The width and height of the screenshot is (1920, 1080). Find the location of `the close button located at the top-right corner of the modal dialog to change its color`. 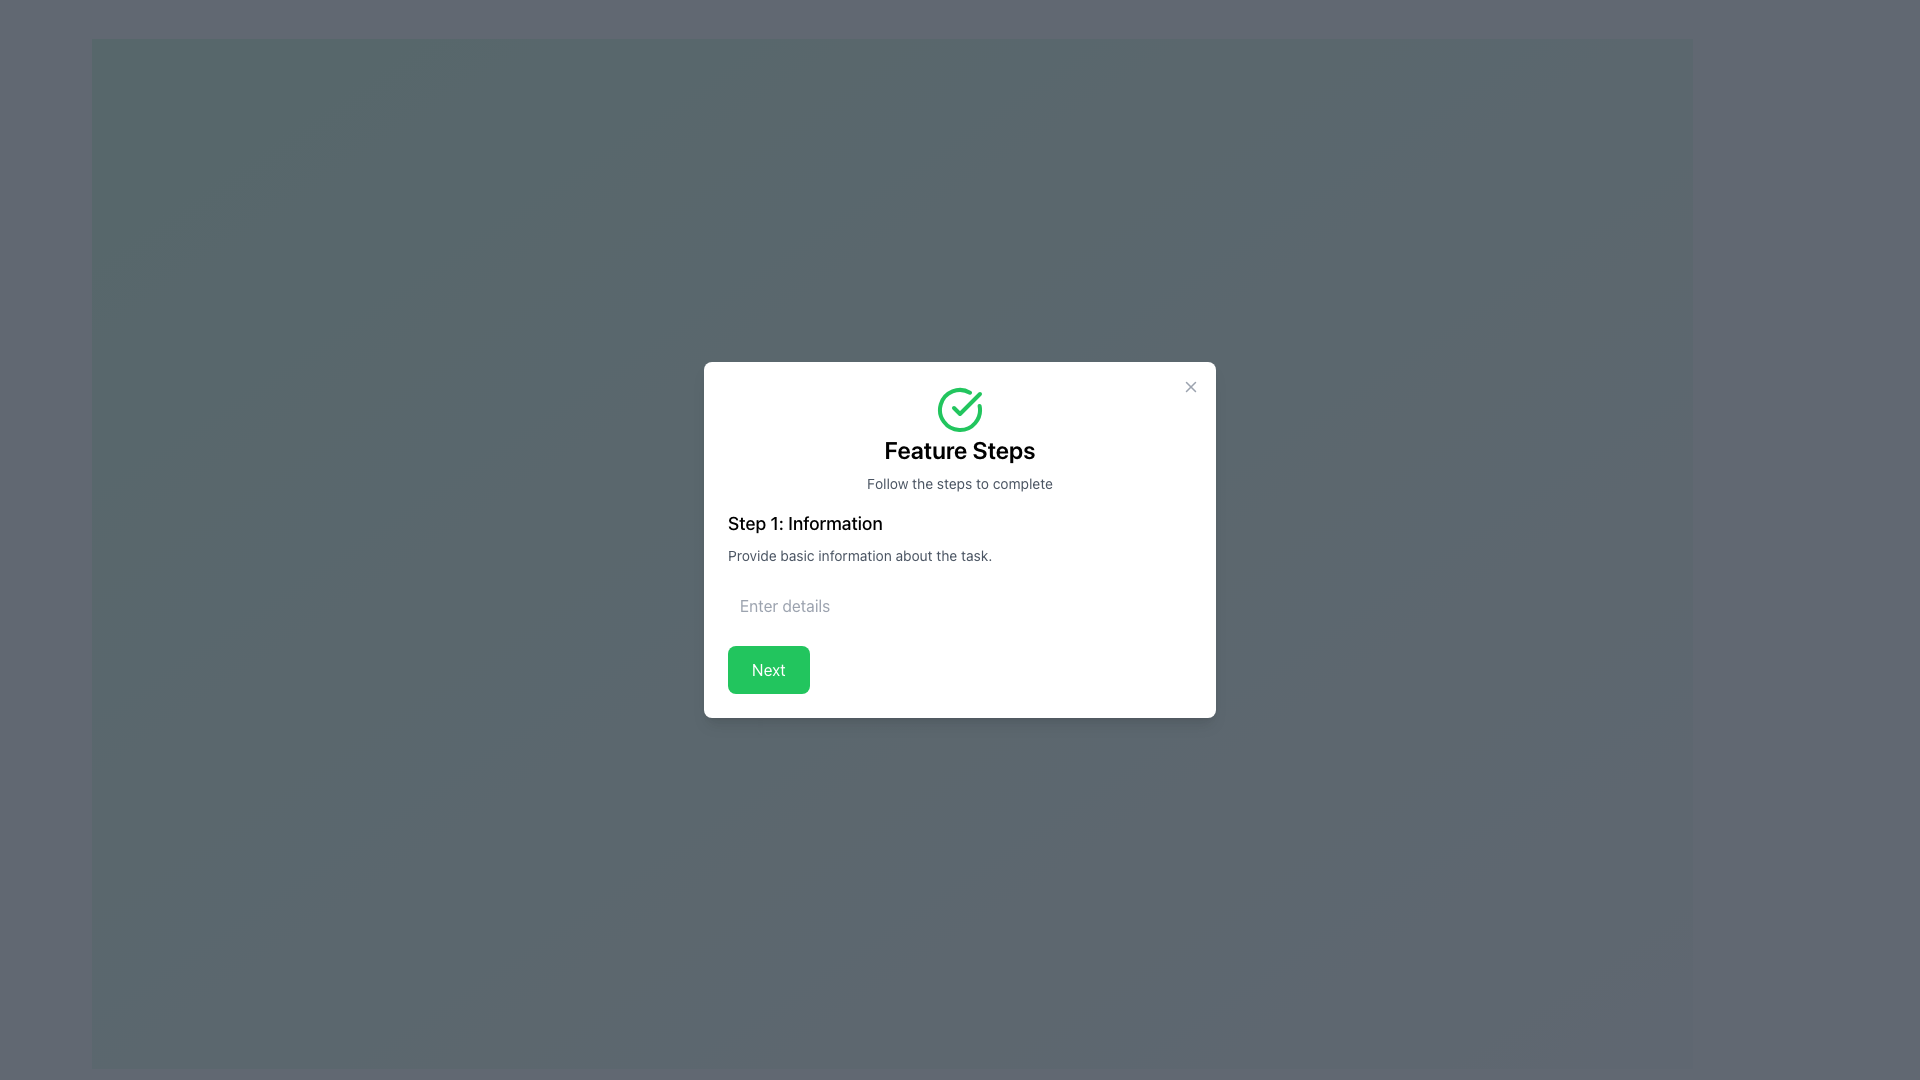

the close button located at the top-right corner of the modal dialog to change its color is located at coordinates (1190, 386).